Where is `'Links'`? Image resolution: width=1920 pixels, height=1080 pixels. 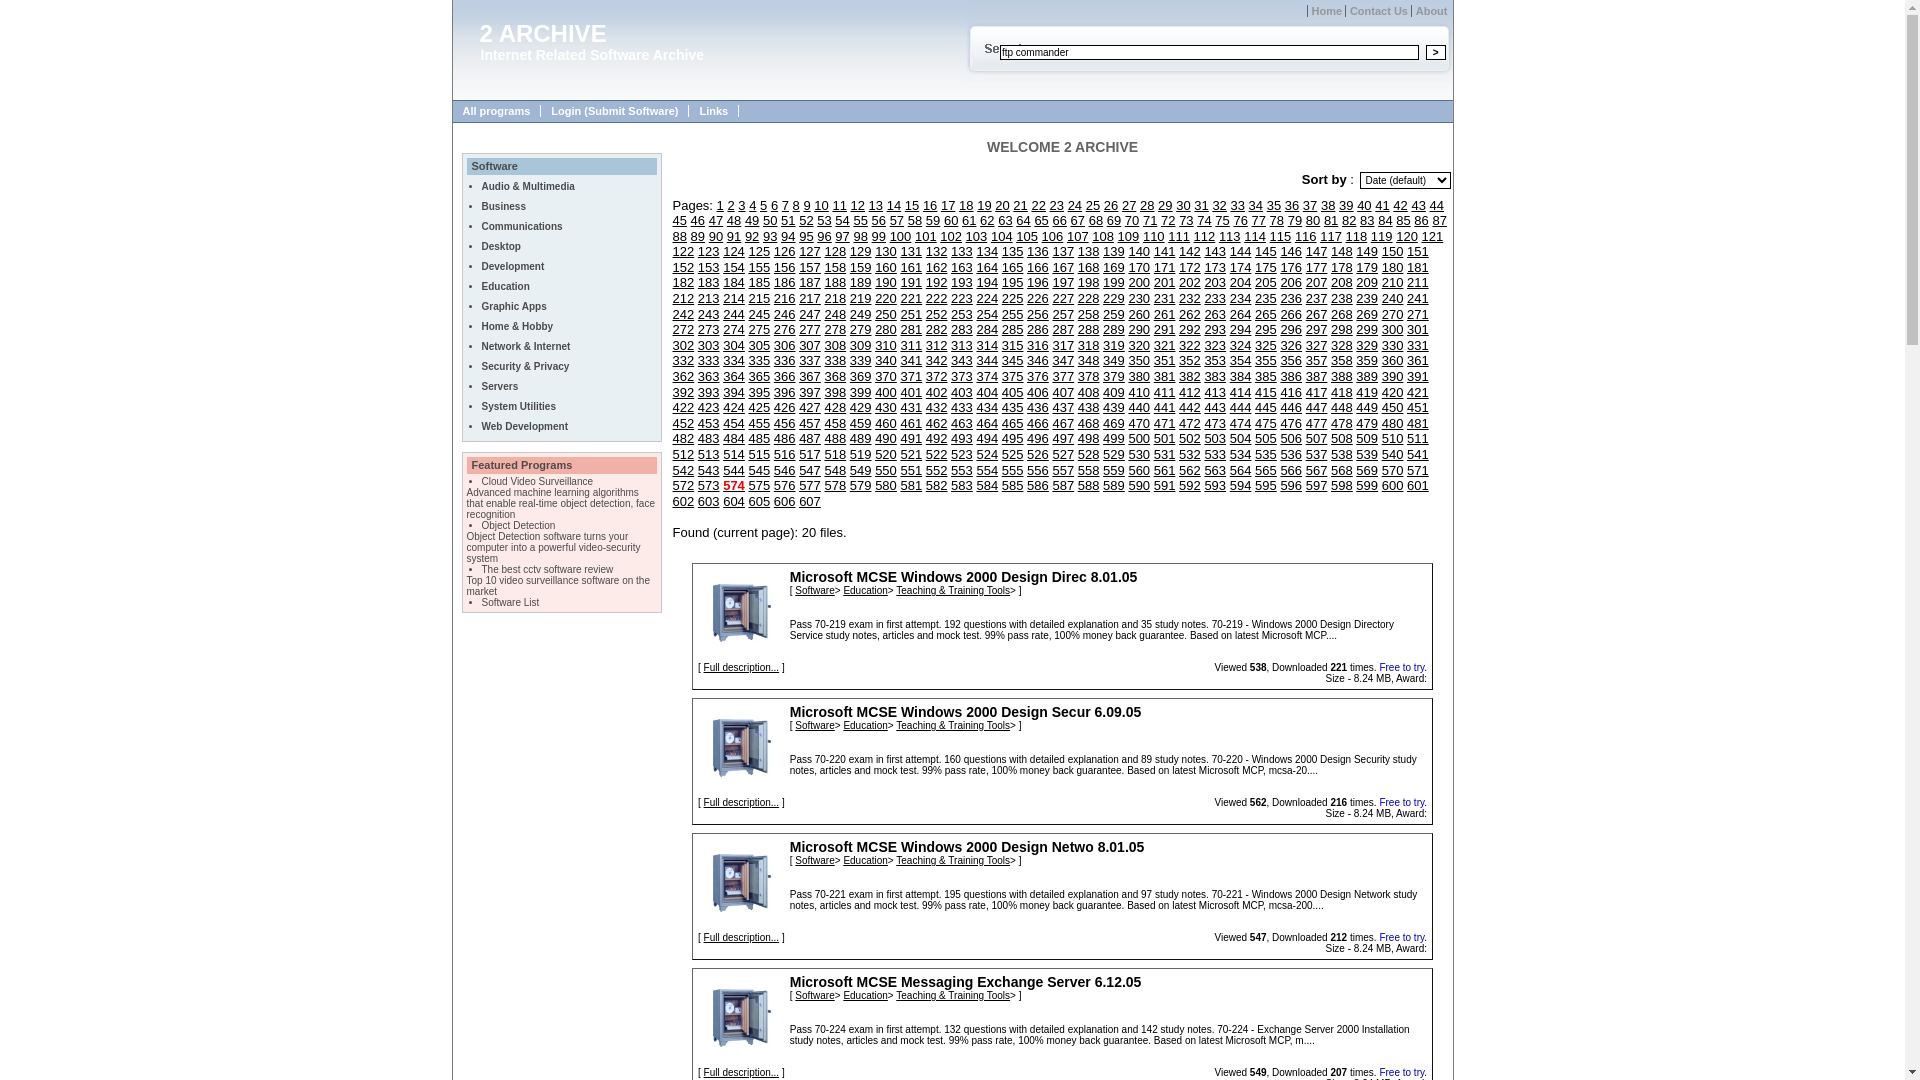
'Links' is located at coordinates (714, 111).